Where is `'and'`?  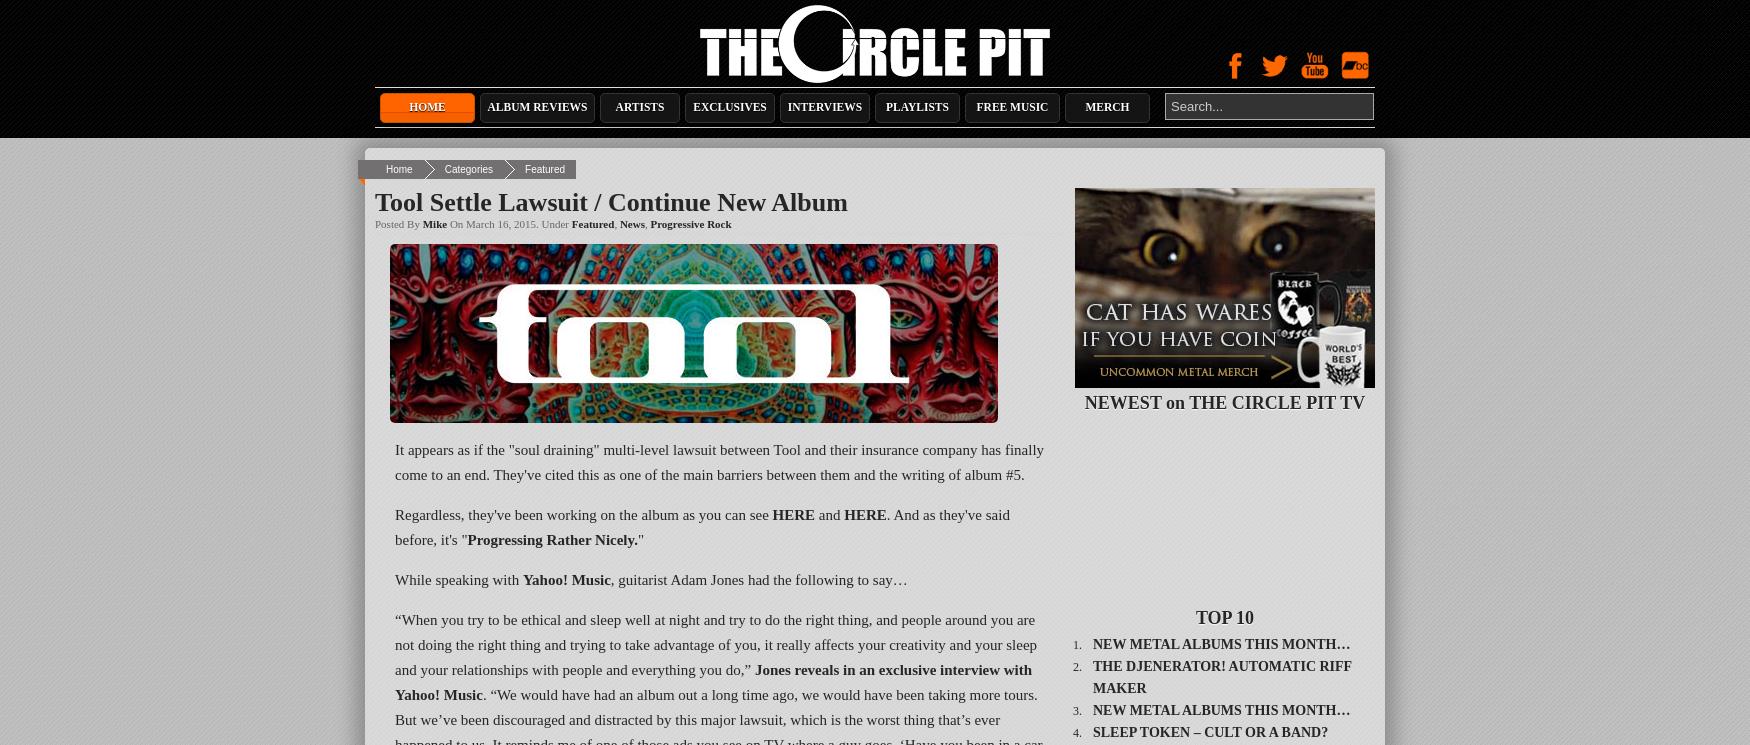 'and' is located at coordinates (829, 514).